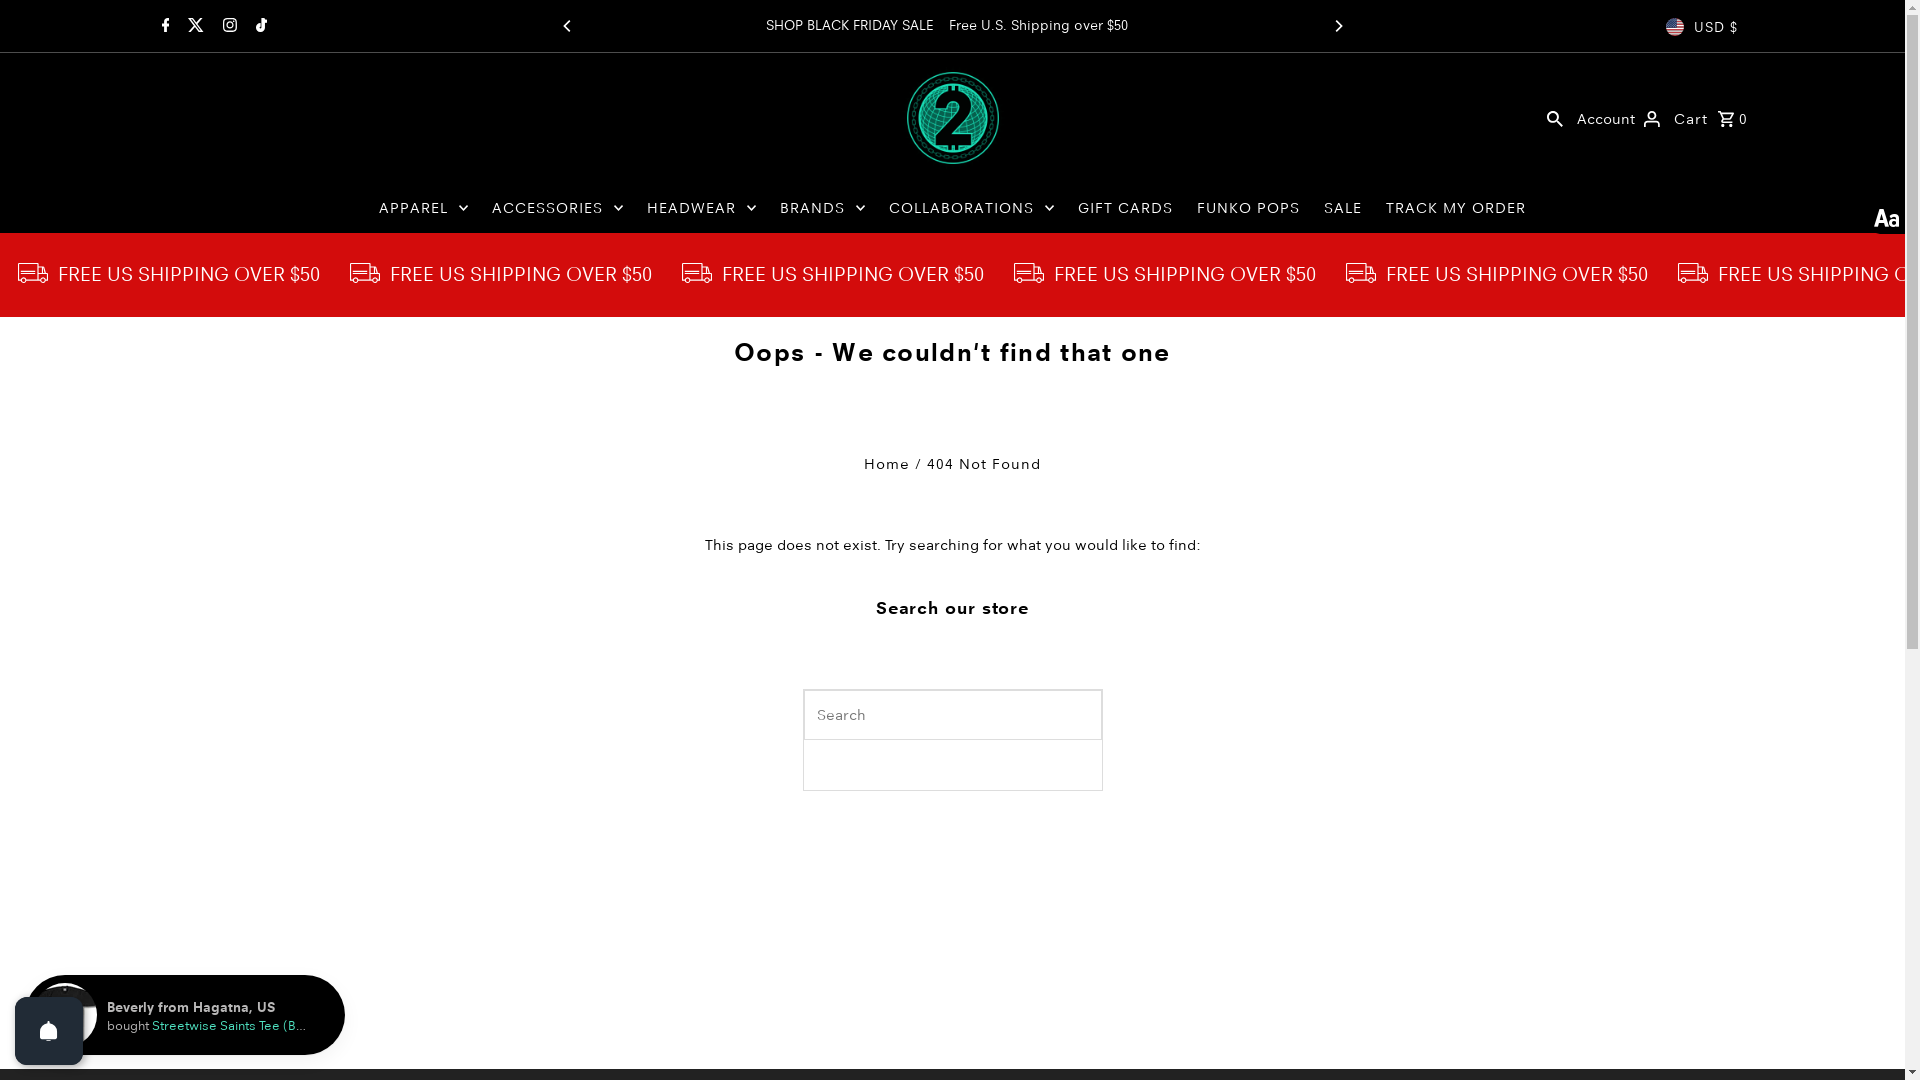 The width and height of the screenshot is (1920, 1080). I want to click on 'COLLABORATIONS', so click(971, 208).